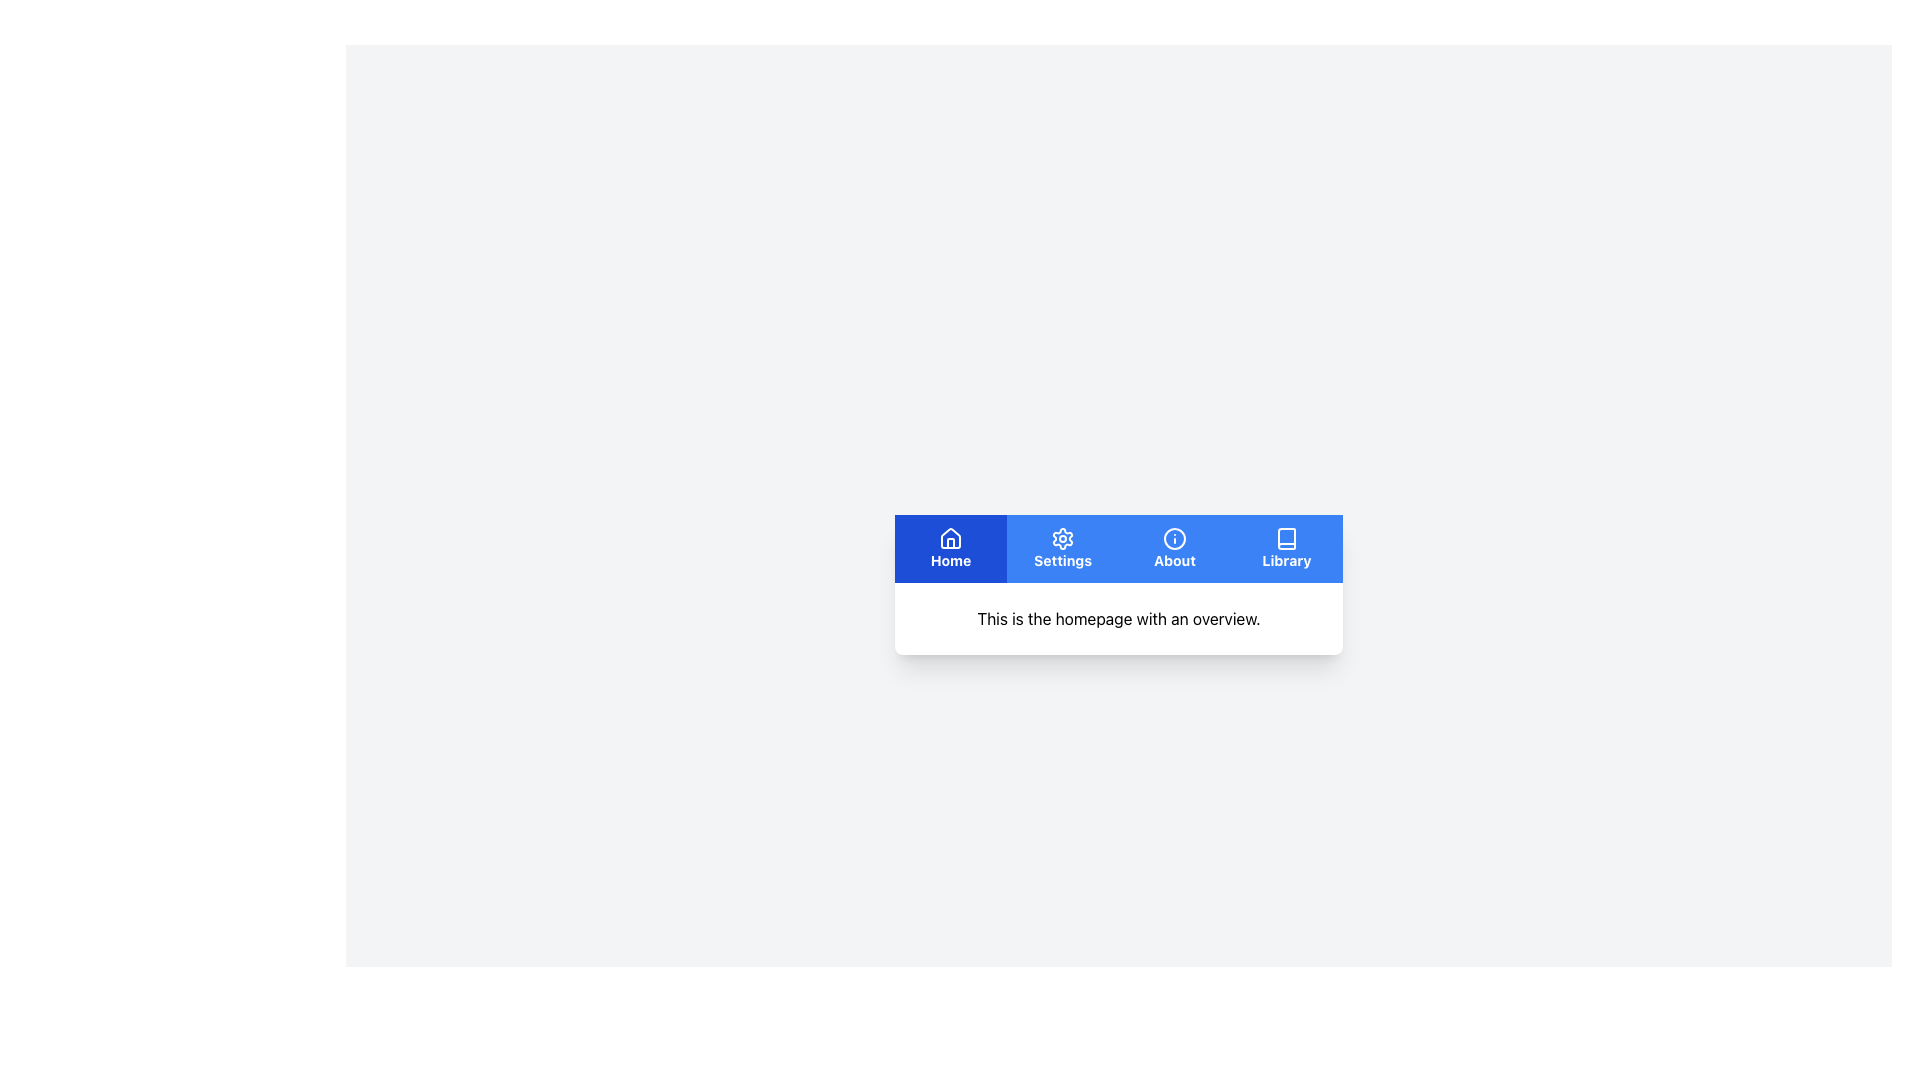  I want to click on the 'Library' button, which features a book icon and bold white text on a blue background, located in the bottom navigation menu as the fourth option from the left, so click(1286, 548).